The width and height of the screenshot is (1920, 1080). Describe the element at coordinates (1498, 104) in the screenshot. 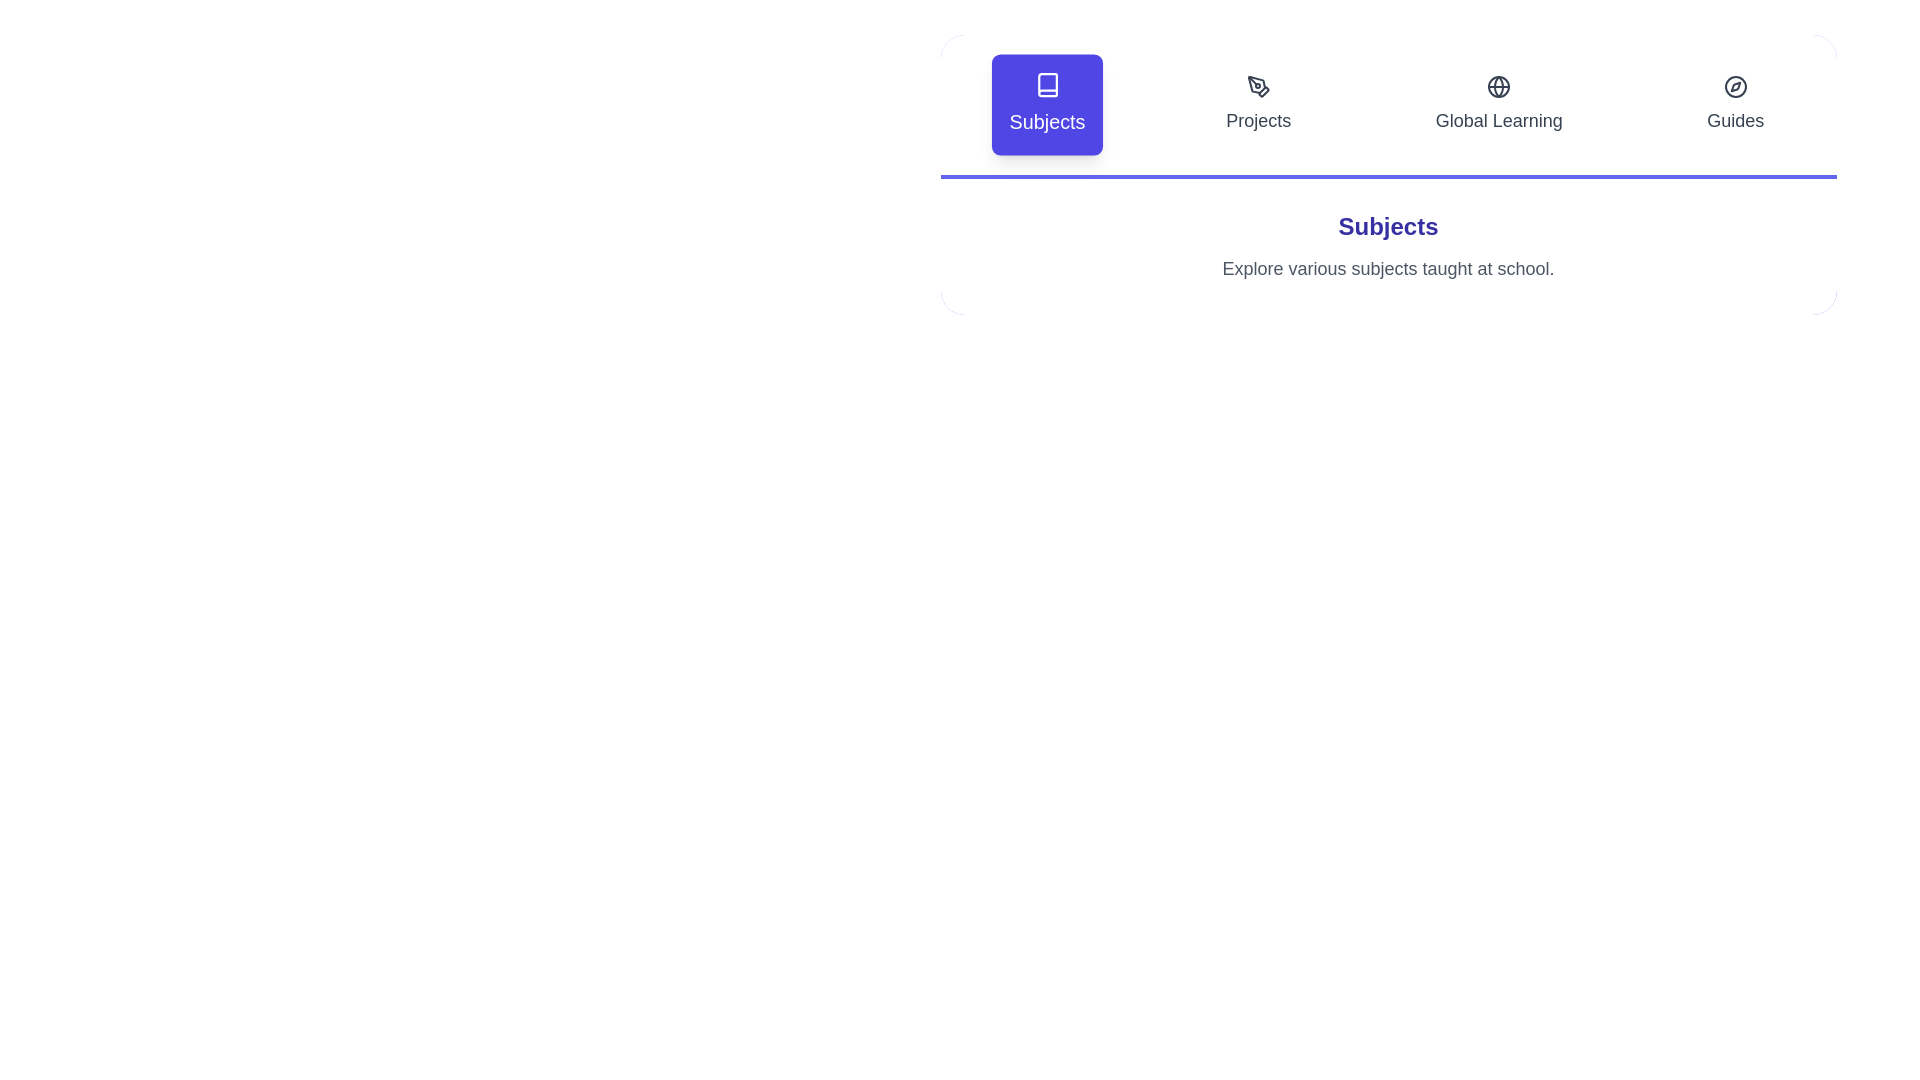

I see `the Global Learning tab to view its content` at that location.